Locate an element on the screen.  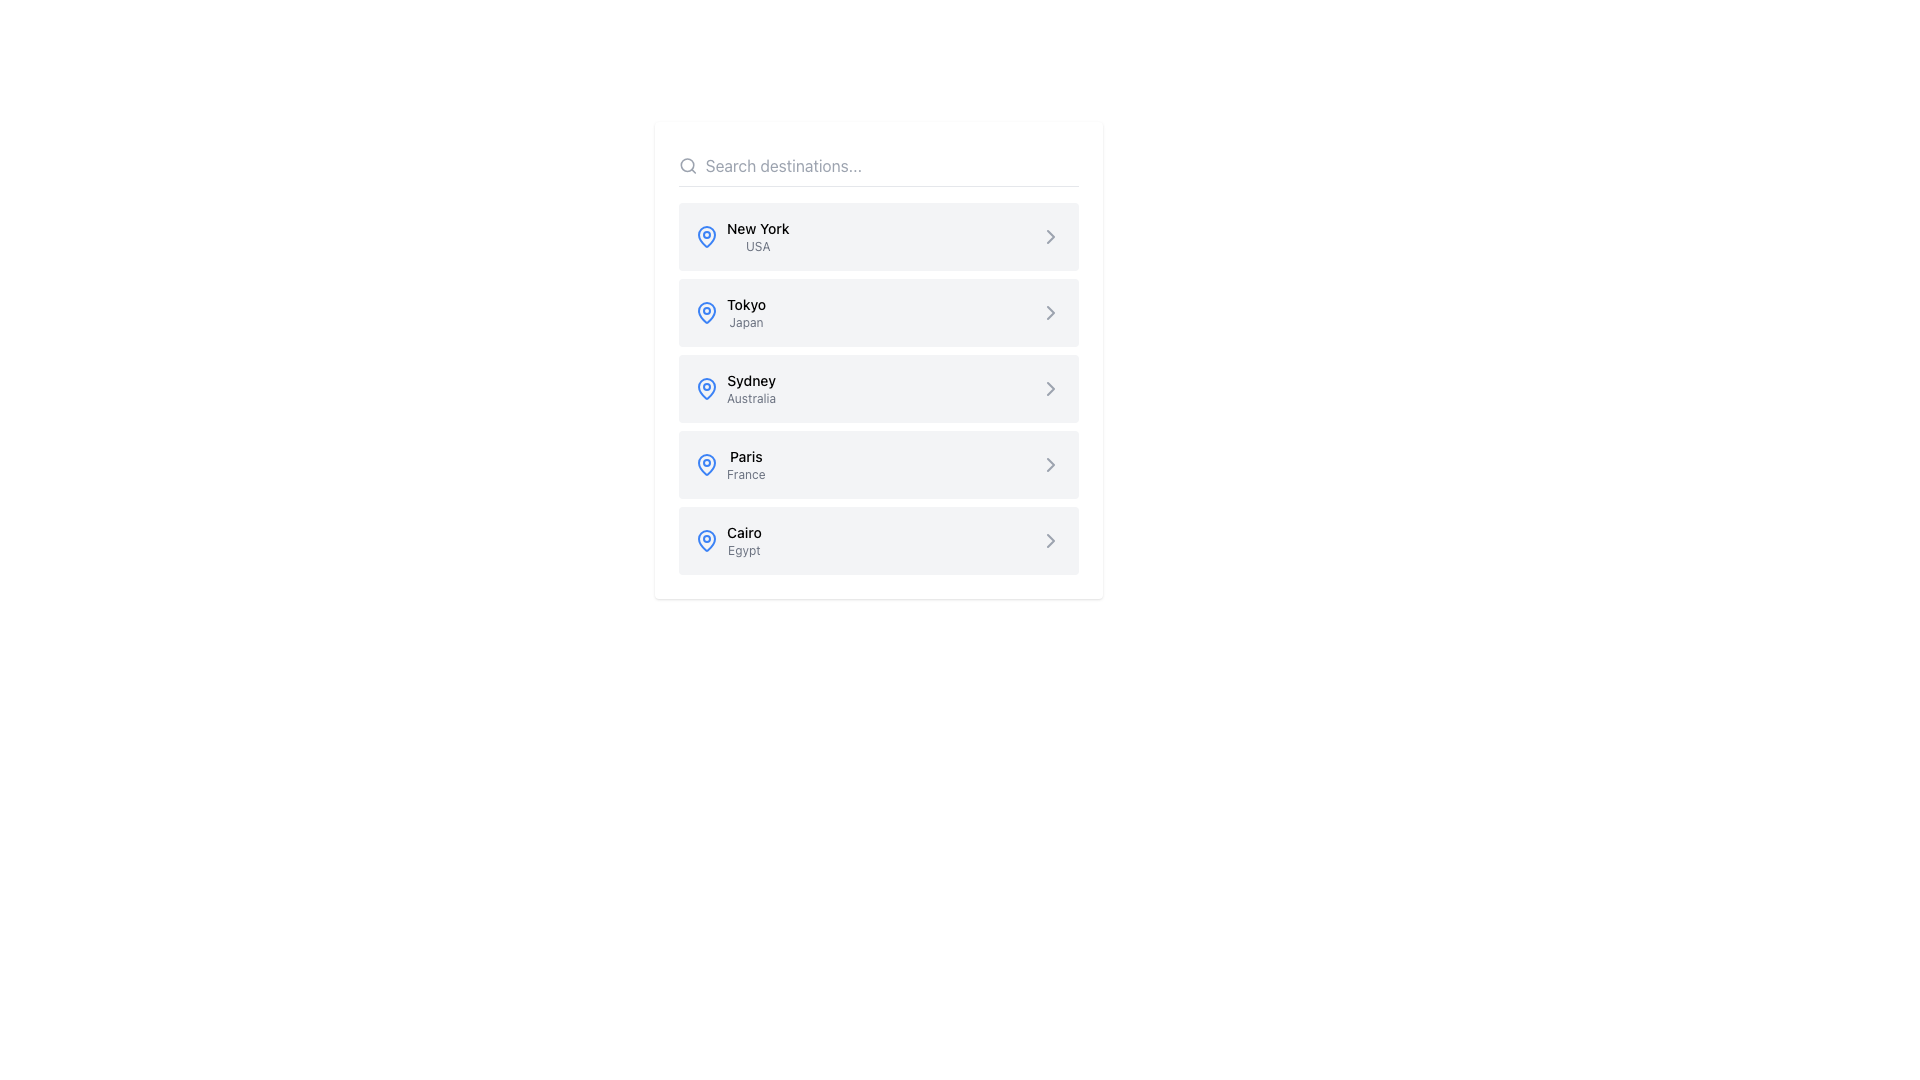
the text label displaying 'Cairo, Egypt' located in the fifth row of the destination list is located at coordinates (743, 540).